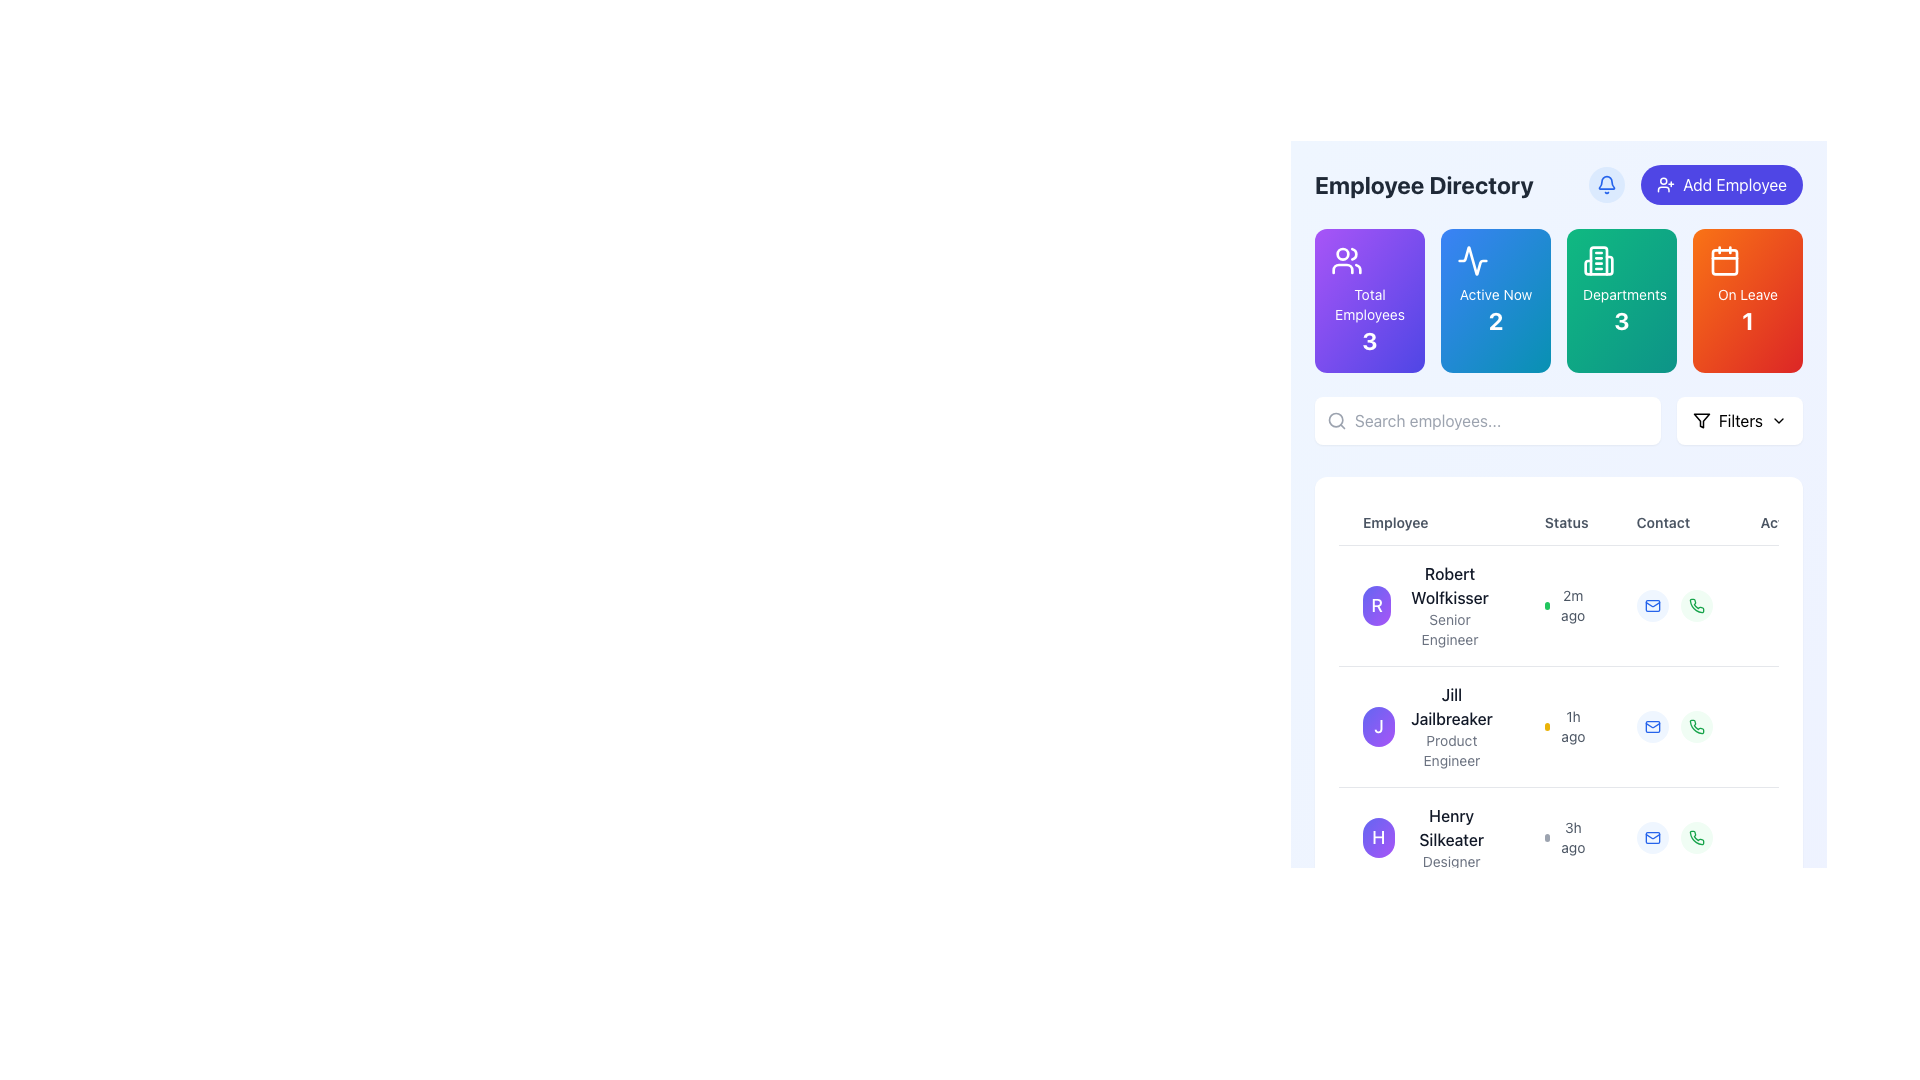 The height and width of the screenshot is (1080, 1920). What do you see at coordinates (1695, 604) in the screenshot?
I see `the green phone icon in the 'Contact' section for 'Jill Jailbreaker'` at bounding box center [1695, 604].